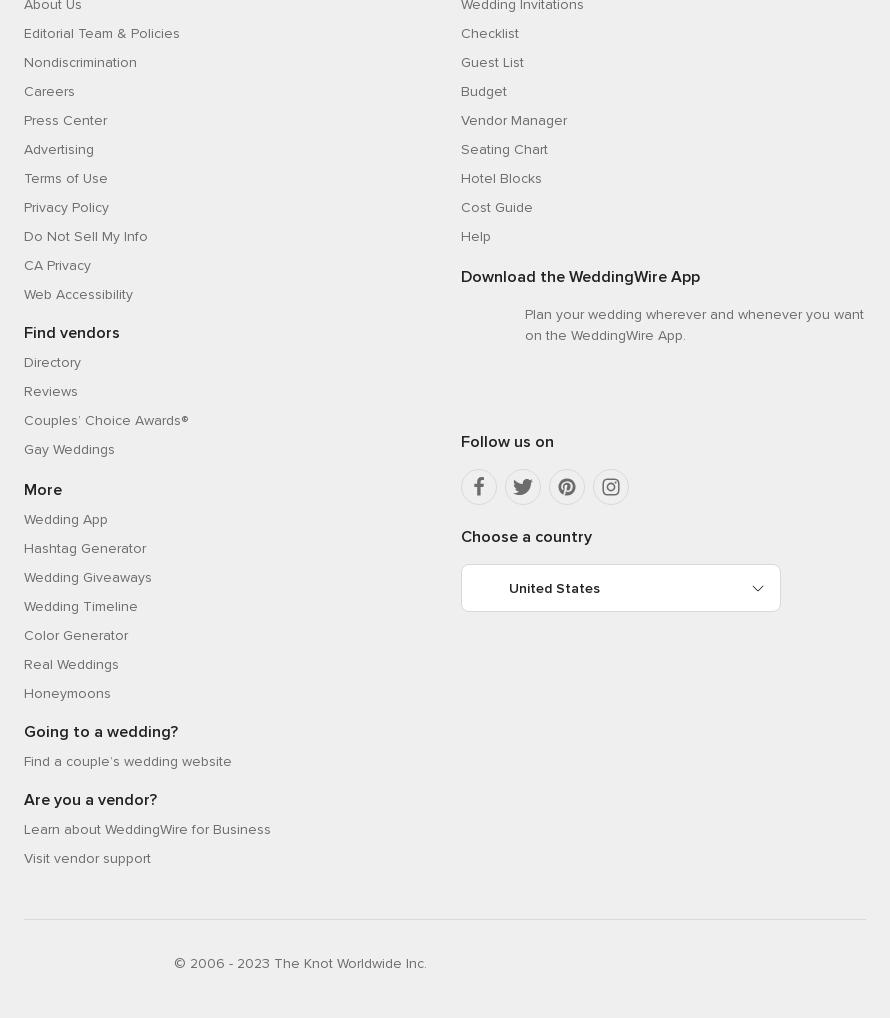  Describe the element at coordinates (513, 118) in the screenshot. I see `'Vendor Manager'` at that location.